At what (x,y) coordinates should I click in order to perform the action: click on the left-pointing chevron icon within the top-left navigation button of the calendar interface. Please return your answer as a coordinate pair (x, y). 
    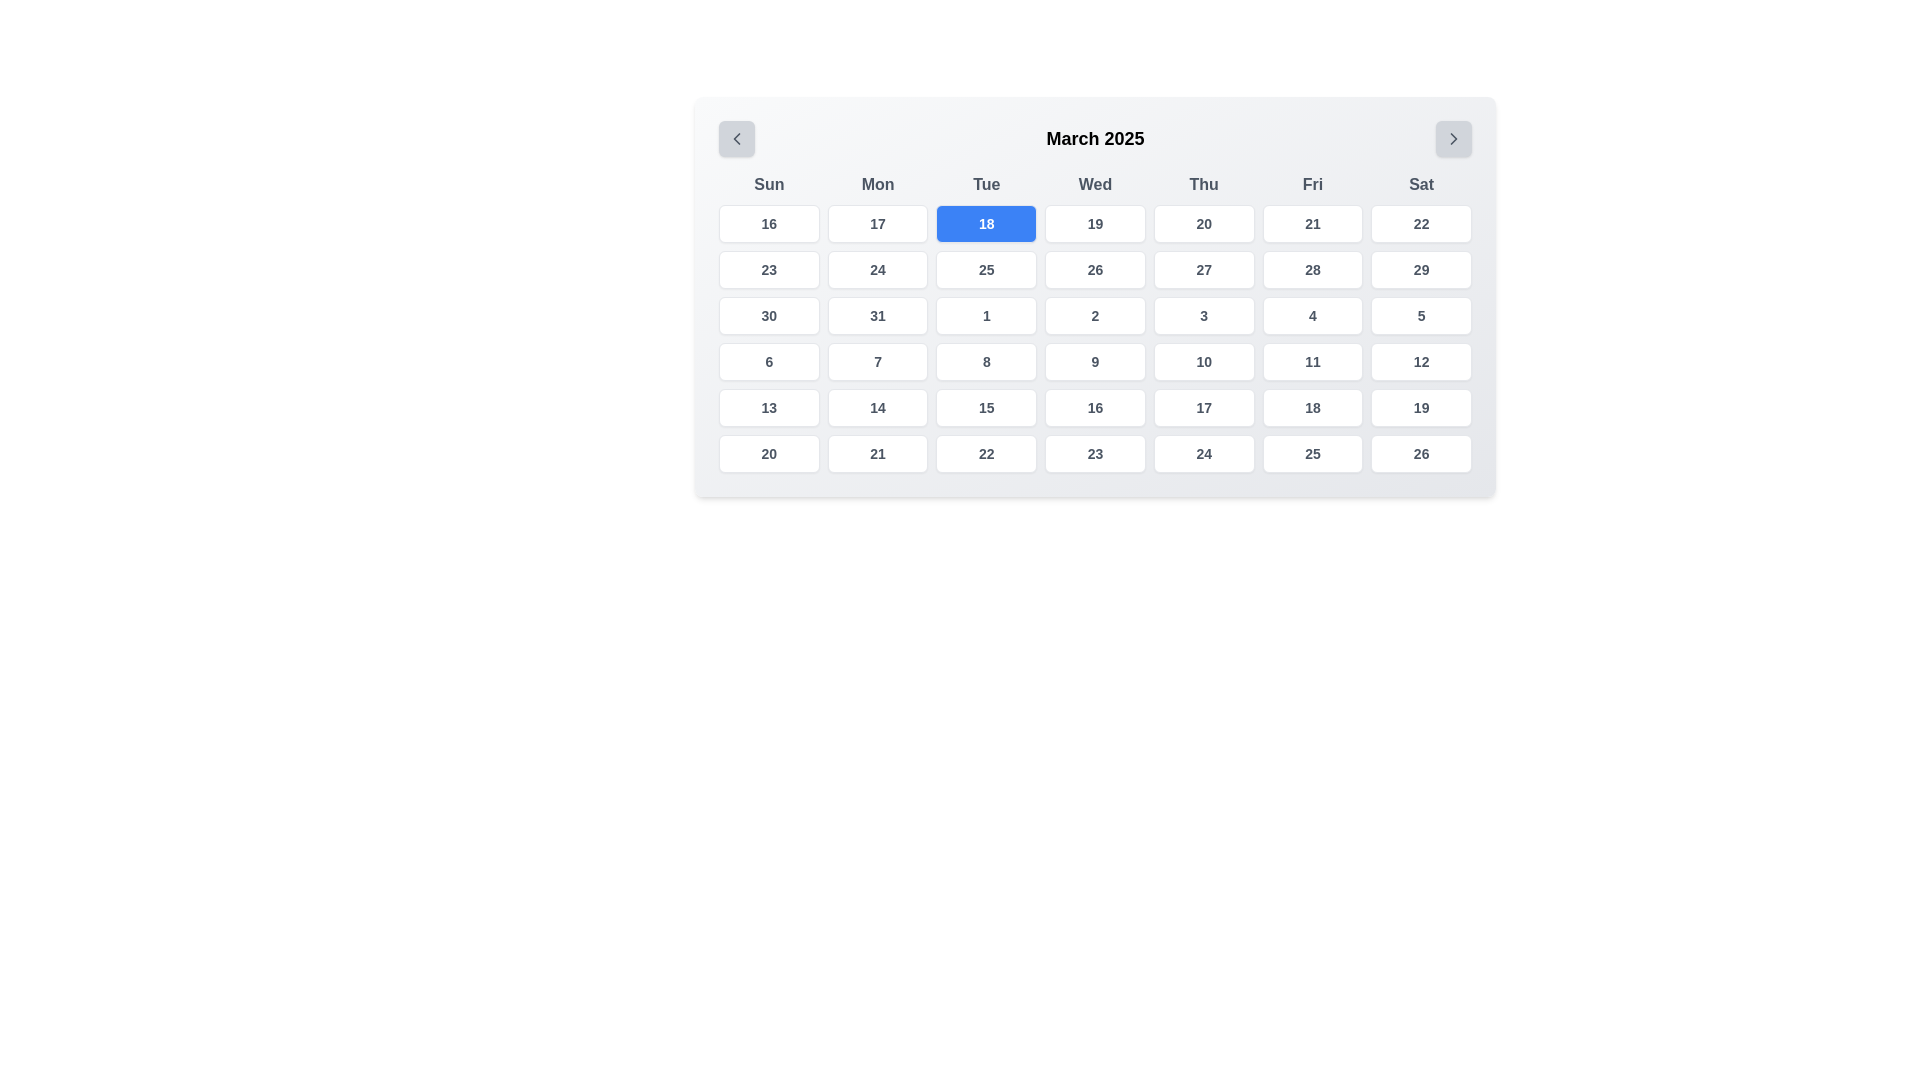
    Looking at the image, I should click on (736, 137).